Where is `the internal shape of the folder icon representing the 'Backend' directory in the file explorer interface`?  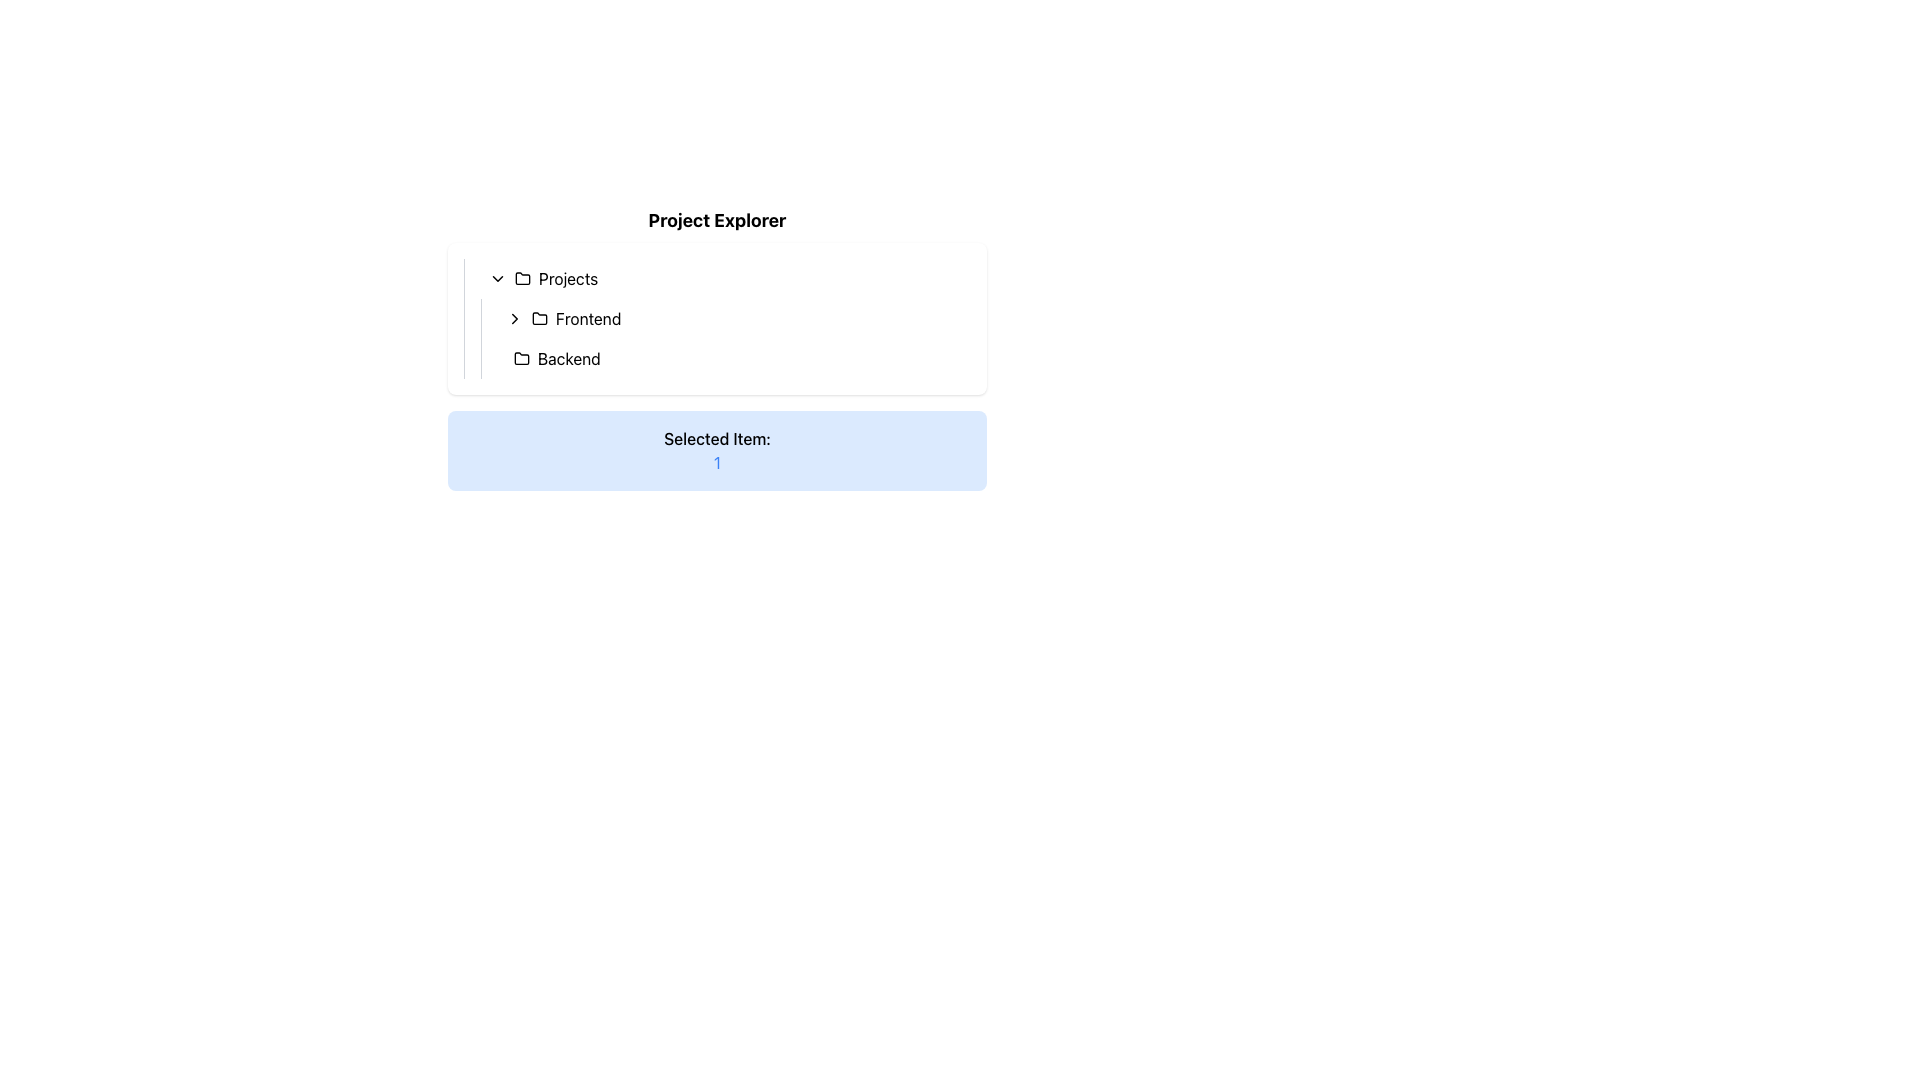
the internal shape of the folder icon representing the 'Backend' directory in the file explorer interface is located at coordinates (522, 357).